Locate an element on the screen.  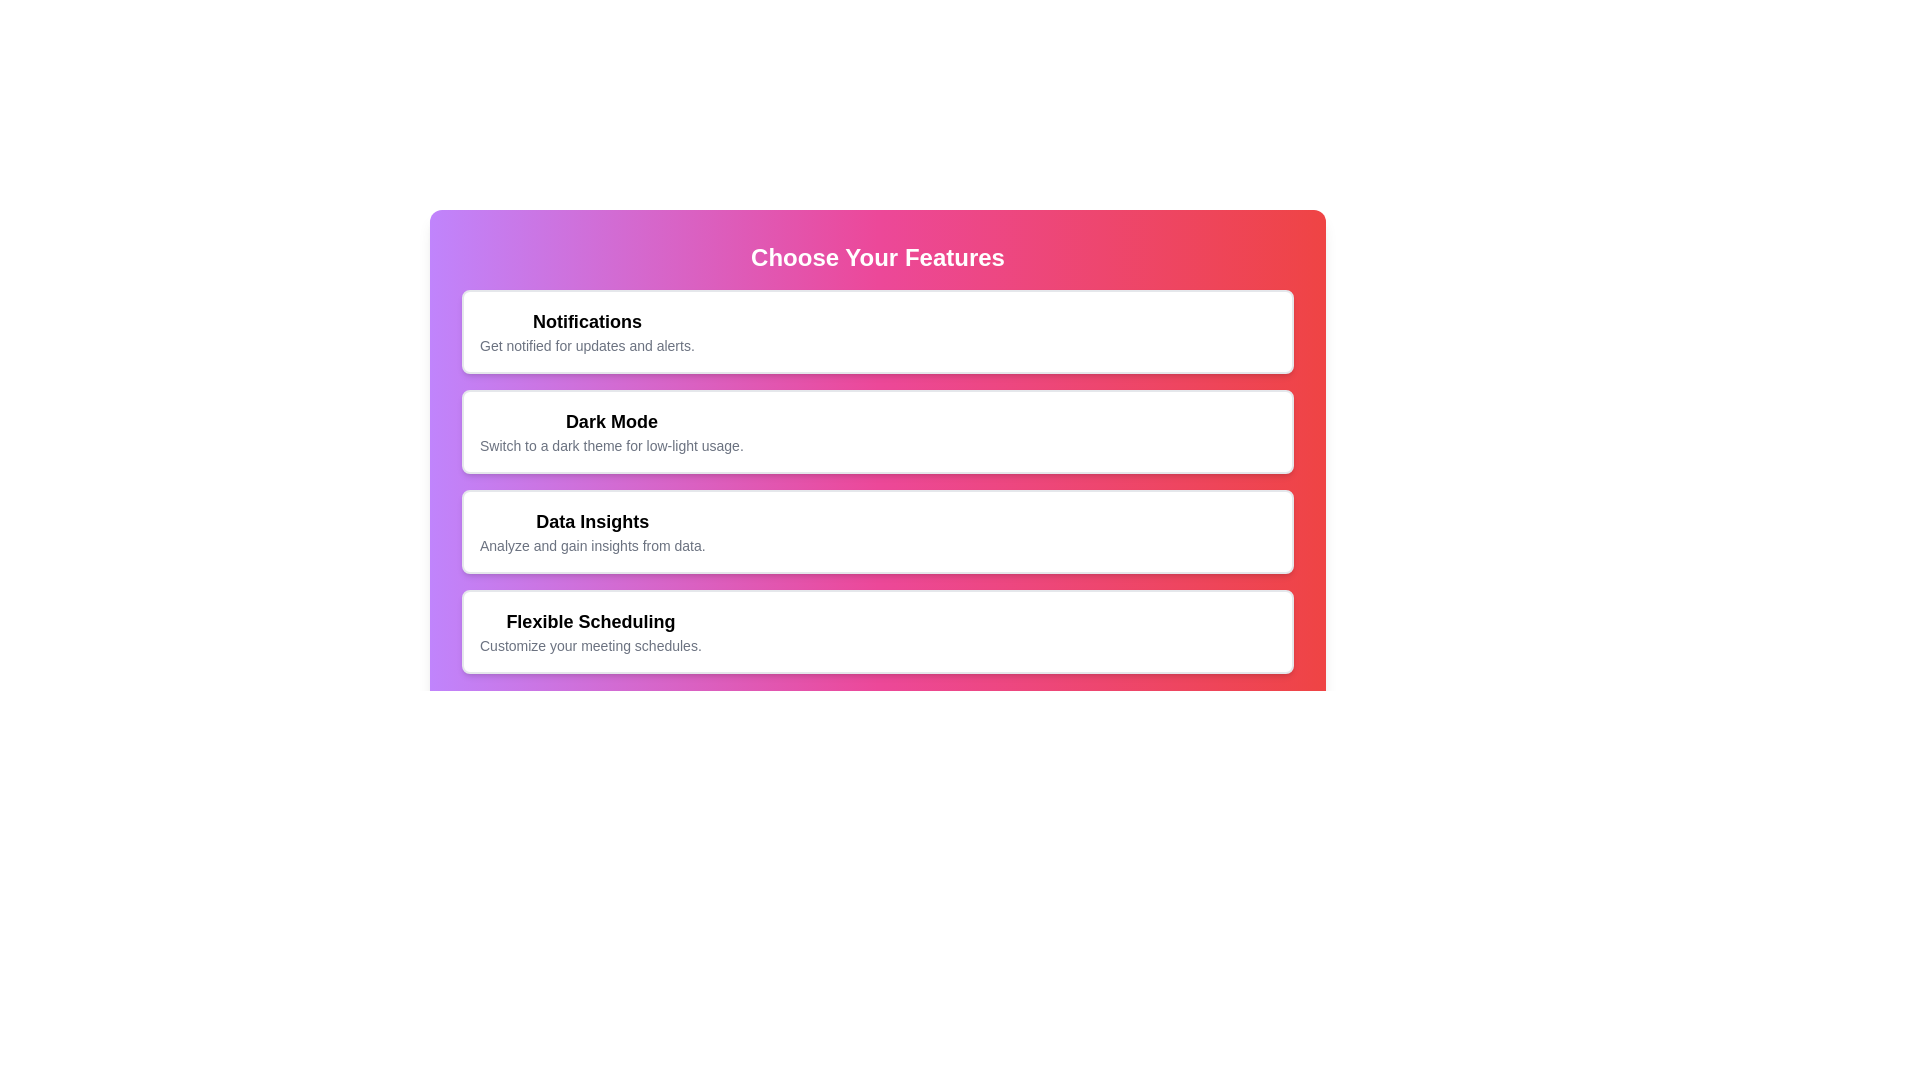
text displayed in the 'Data Insights' component, which includes the title and description within the bordered card in the 'Choose Your Features' section is located at coordinates (591, 531).